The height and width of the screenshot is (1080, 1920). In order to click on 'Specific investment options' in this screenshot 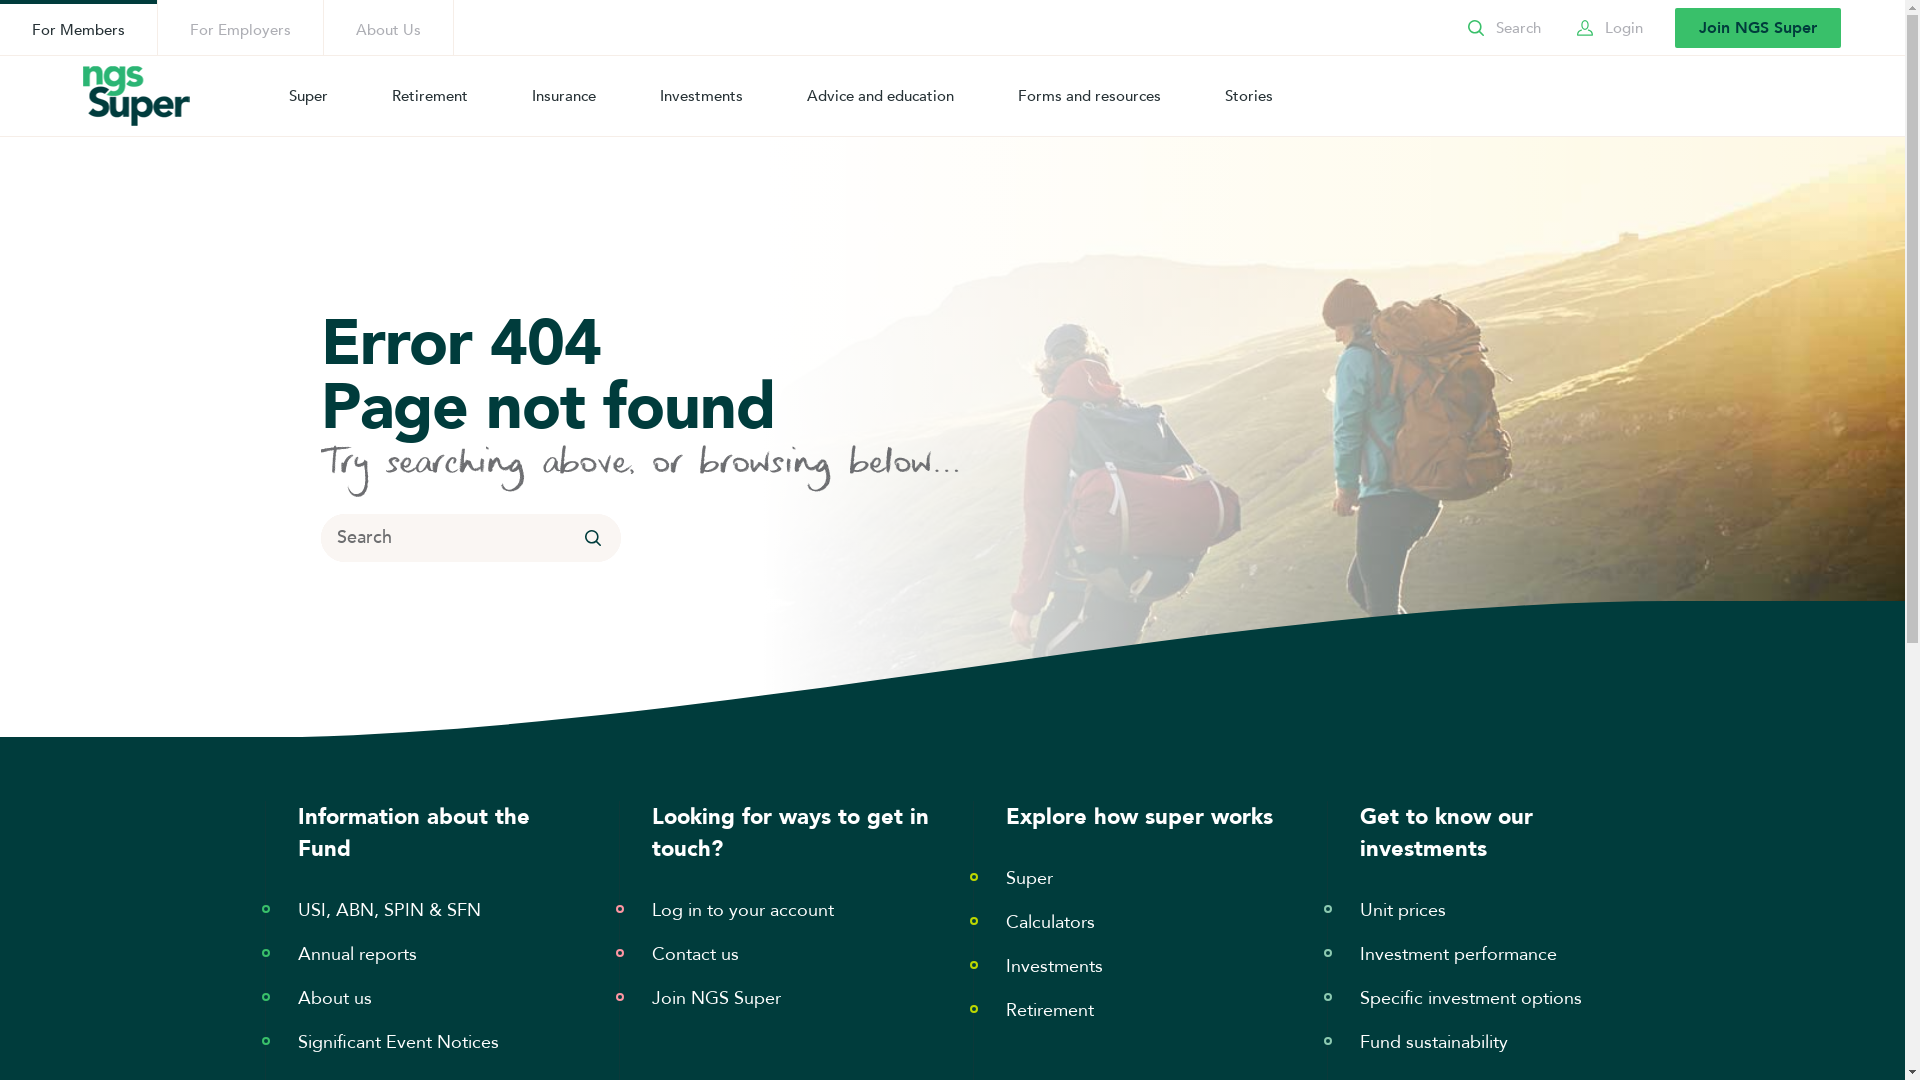, I will do `click(1470, 998)`.